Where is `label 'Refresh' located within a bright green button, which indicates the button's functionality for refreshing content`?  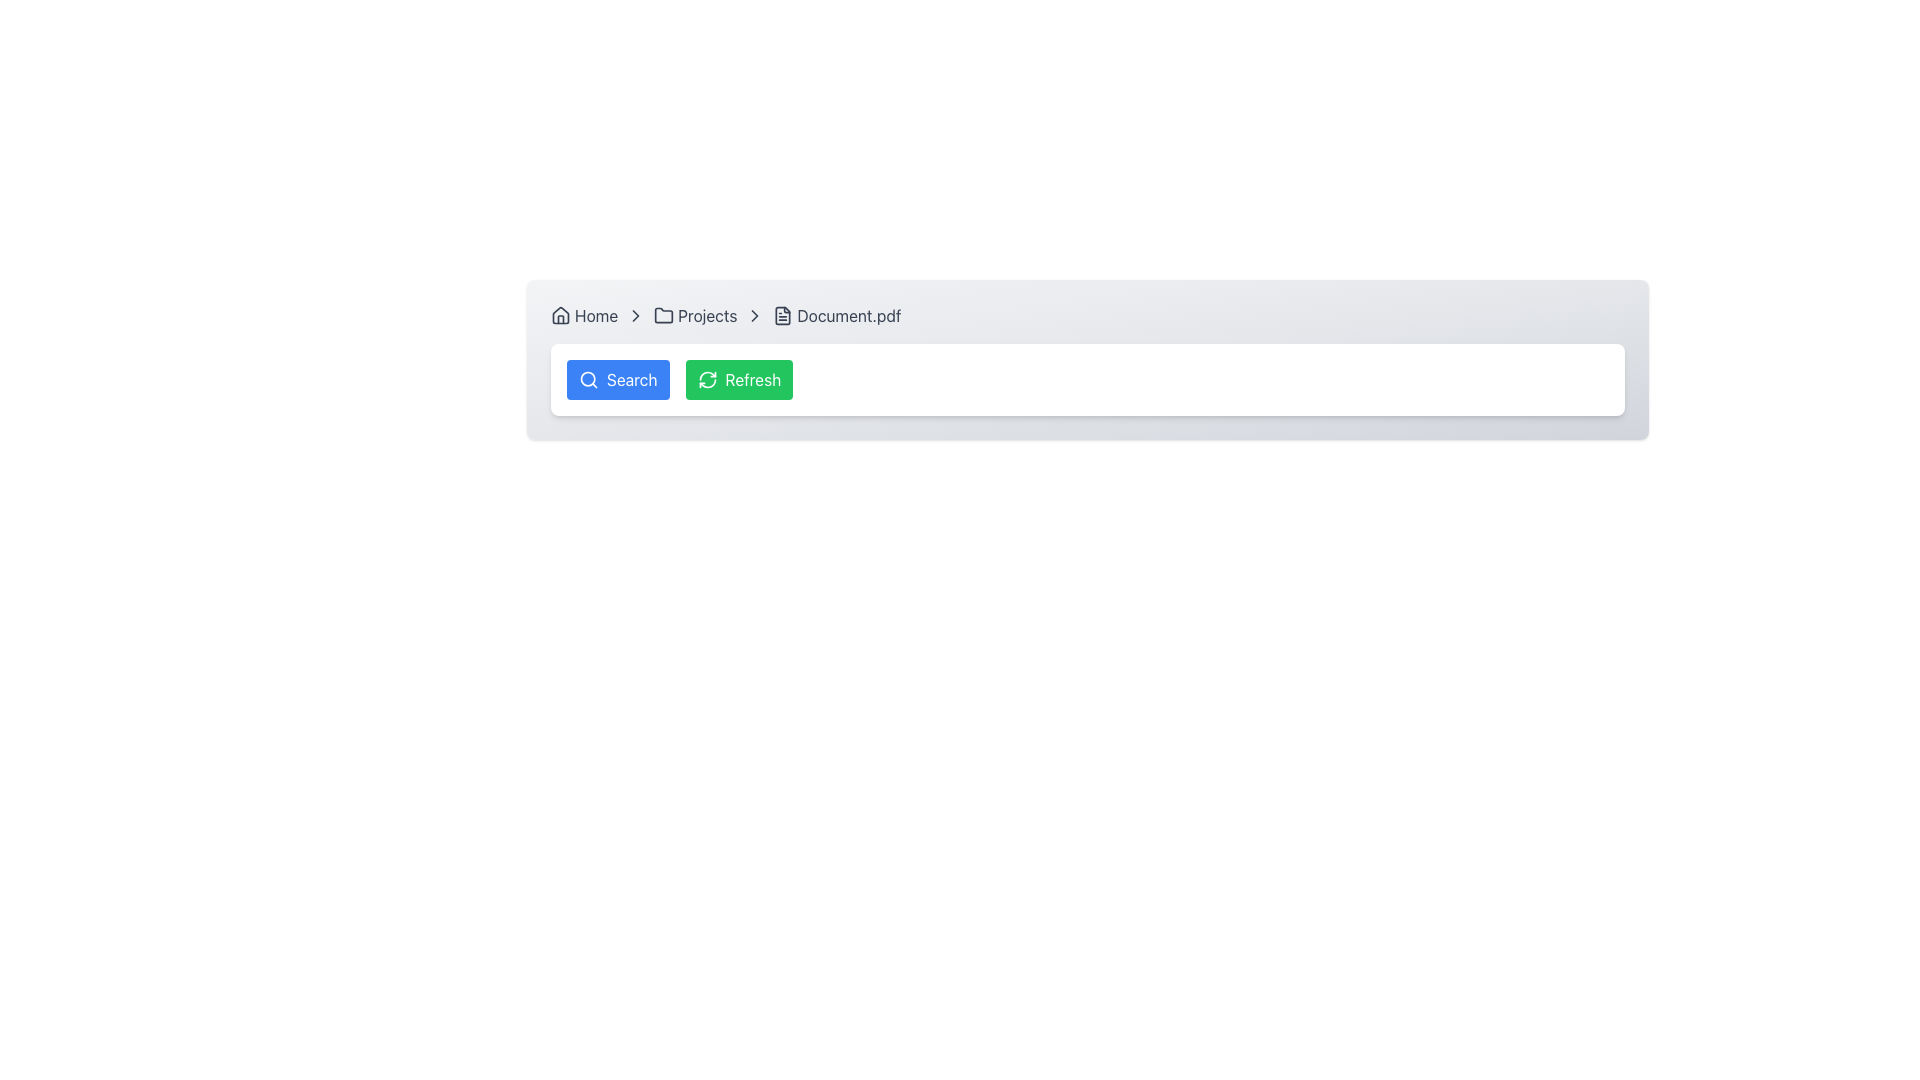
label 'Refresh' located within a bright green button, which indicates the button's functionality for refreshing content is located at coordinates (752, 380).